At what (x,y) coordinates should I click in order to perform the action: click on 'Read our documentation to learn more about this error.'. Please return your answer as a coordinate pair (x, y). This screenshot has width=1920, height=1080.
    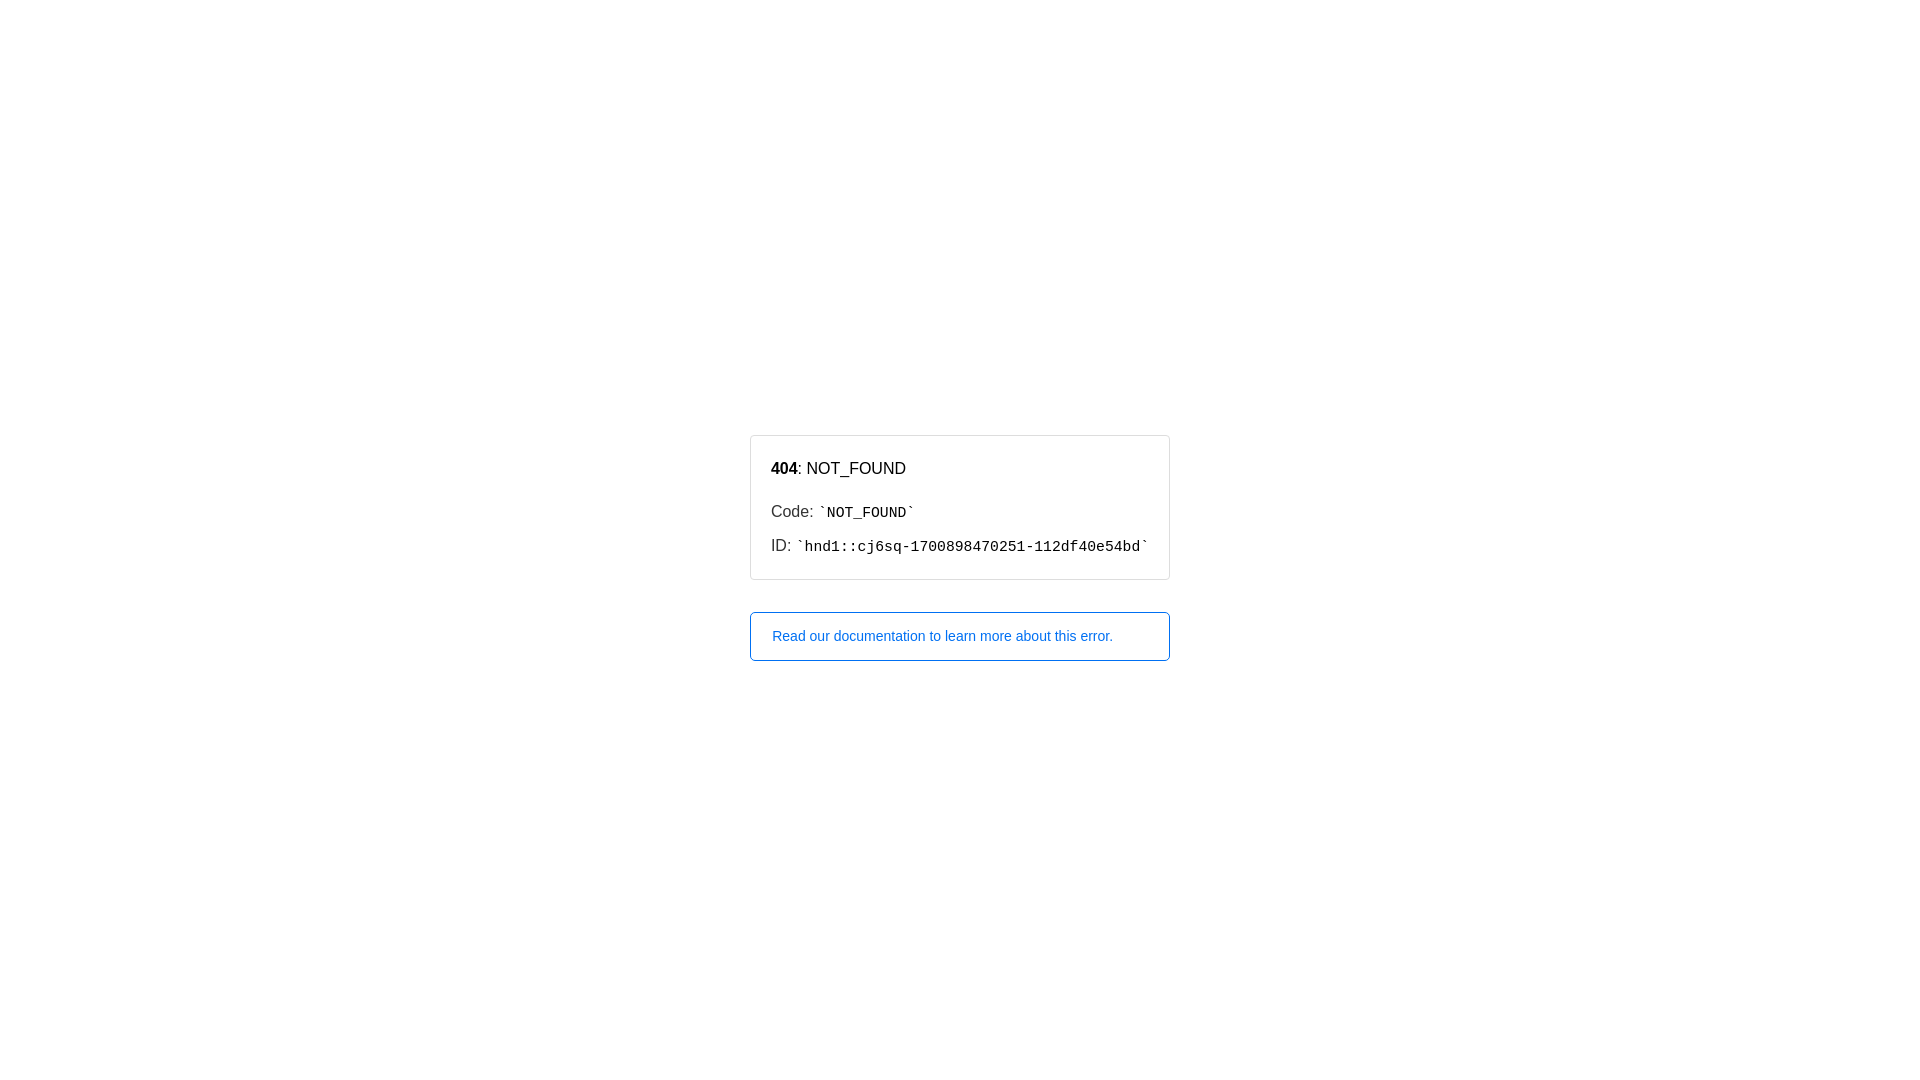
    Looking at the image, I should click on (960, 636).